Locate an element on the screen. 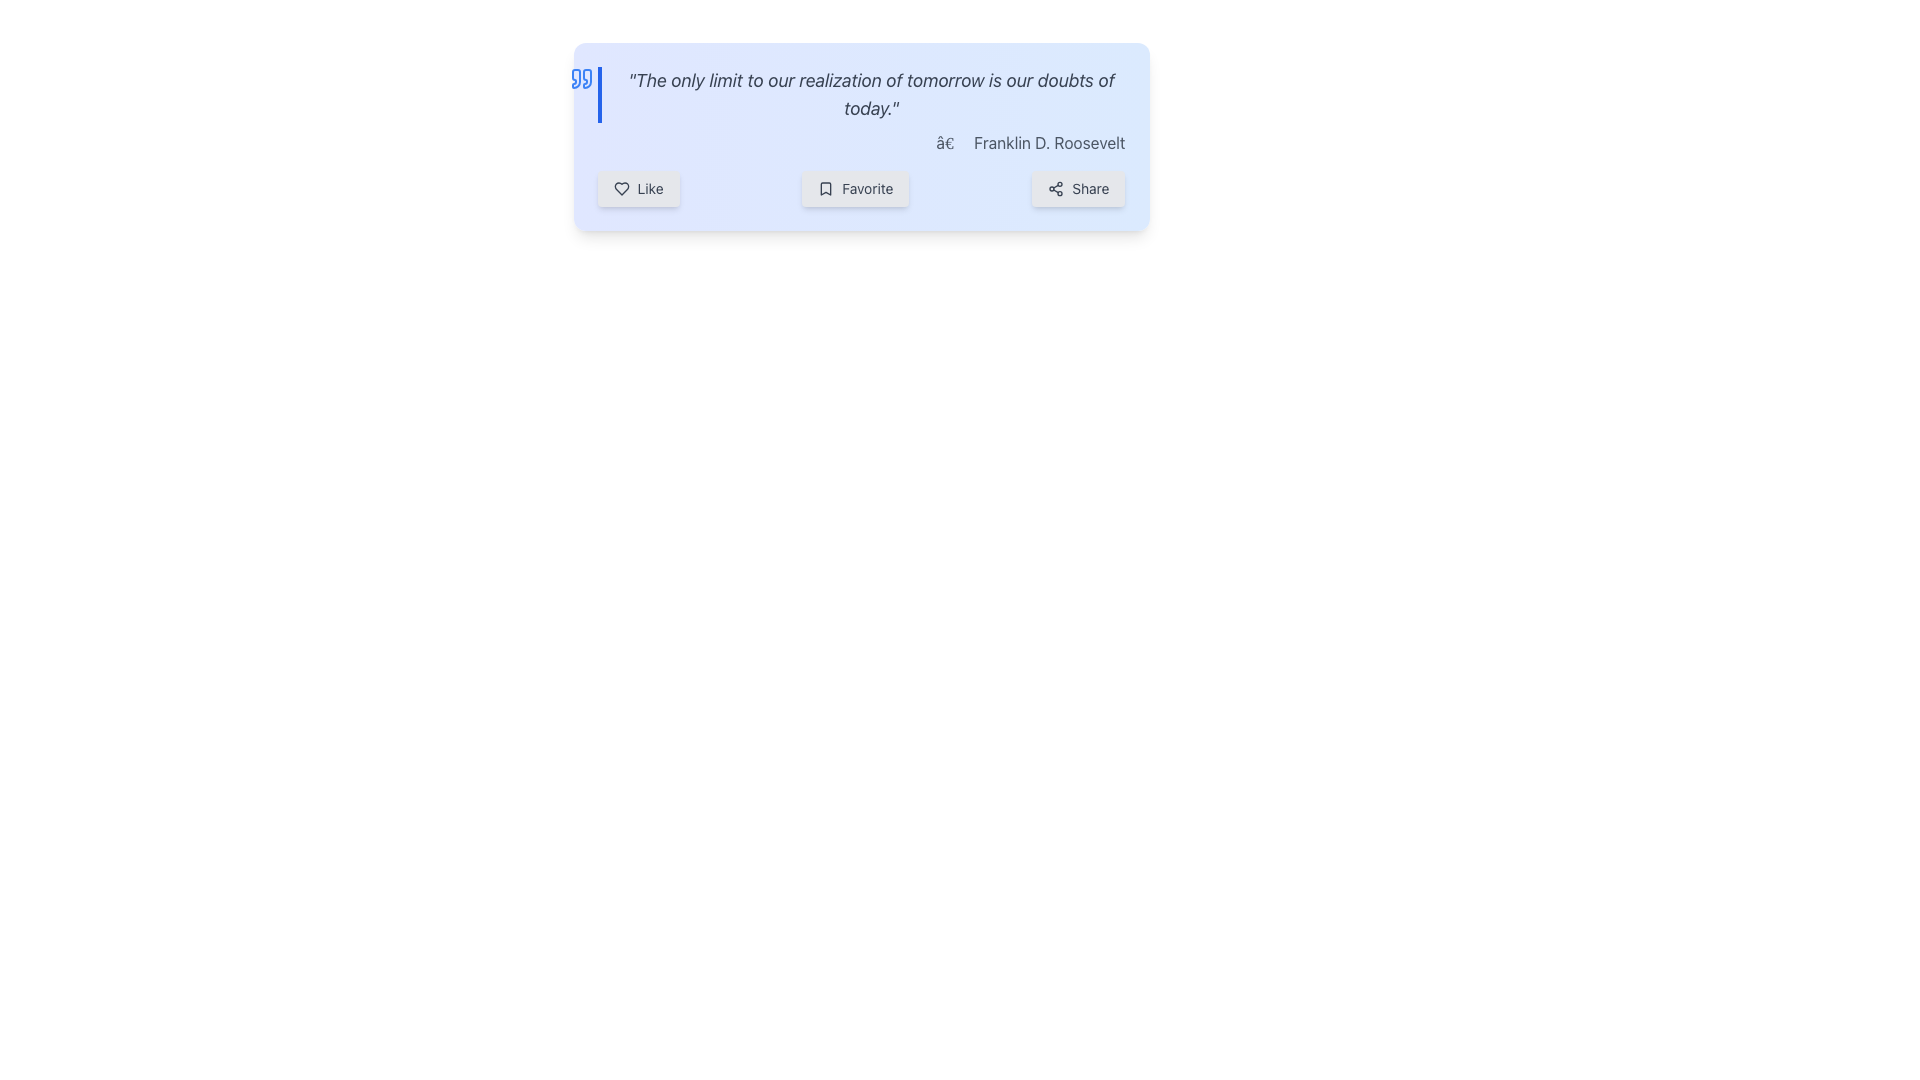  the 'Share' button by clicking on the icon located in the top-right corner of the interface, which serves as a visual representation for the 'Share' functionality is located at coordinates (1055, 189).